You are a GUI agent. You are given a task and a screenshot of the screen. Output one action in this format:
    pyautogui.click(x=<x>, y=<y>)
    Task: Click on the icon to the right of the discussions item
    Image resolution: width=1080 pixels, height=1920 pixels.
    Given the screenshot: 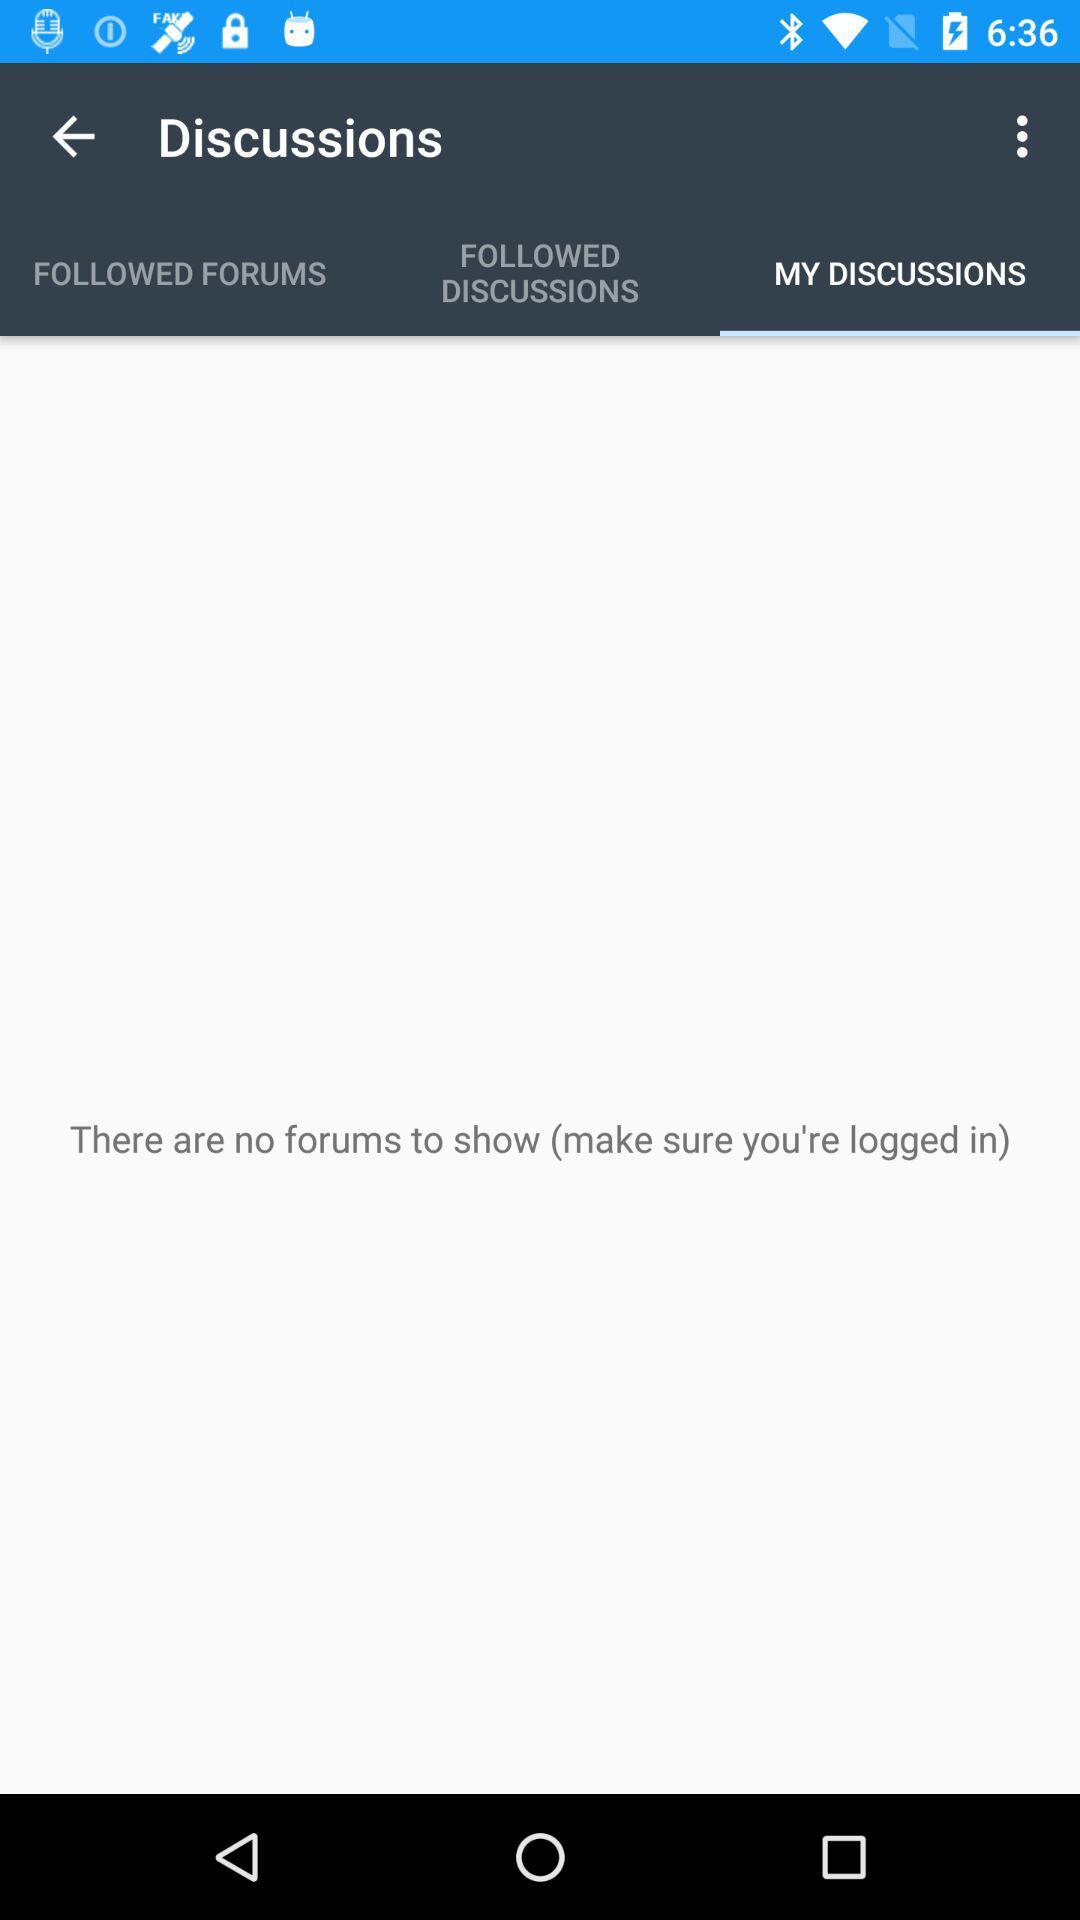 What is the action you would take?
    pyautogui.click(x=1027, y=135)
    